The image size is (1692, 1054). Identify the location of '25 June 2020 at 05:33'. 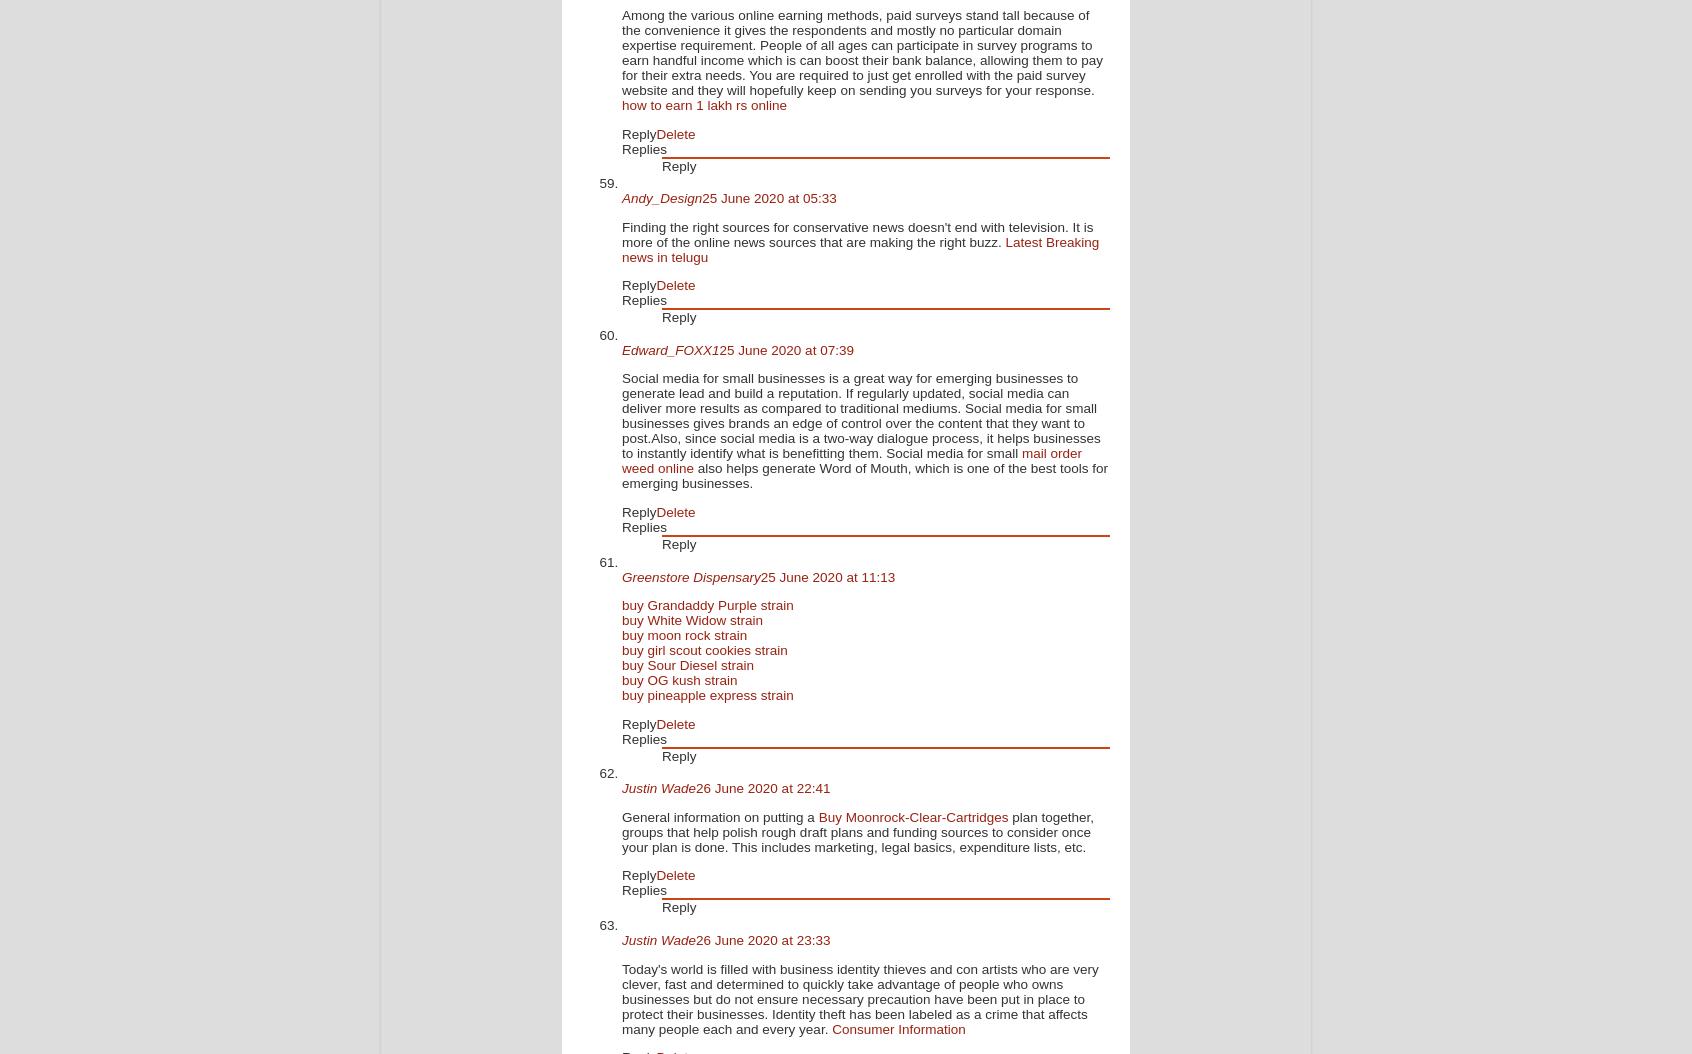
(768, 197).